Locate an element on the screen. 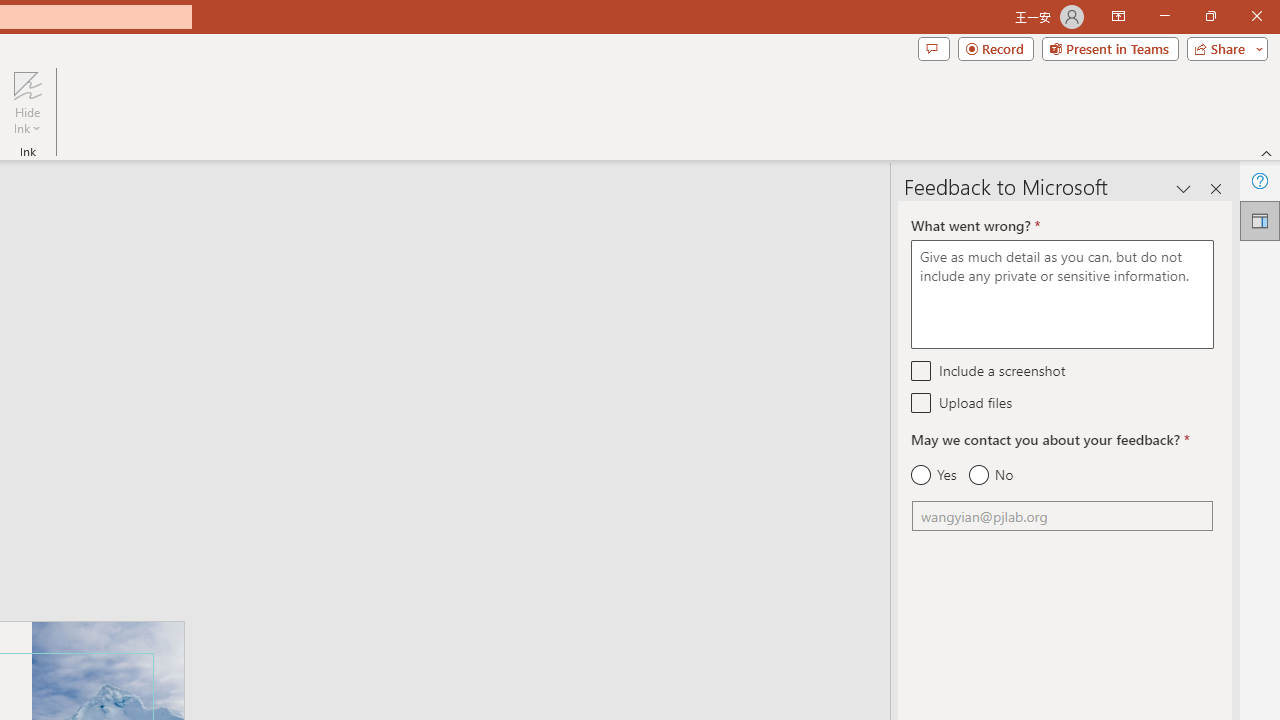 Image resolution: width=1280 pixels, height=720 pixels. 'Include a screenshot' is located at coordinates (920, 370).